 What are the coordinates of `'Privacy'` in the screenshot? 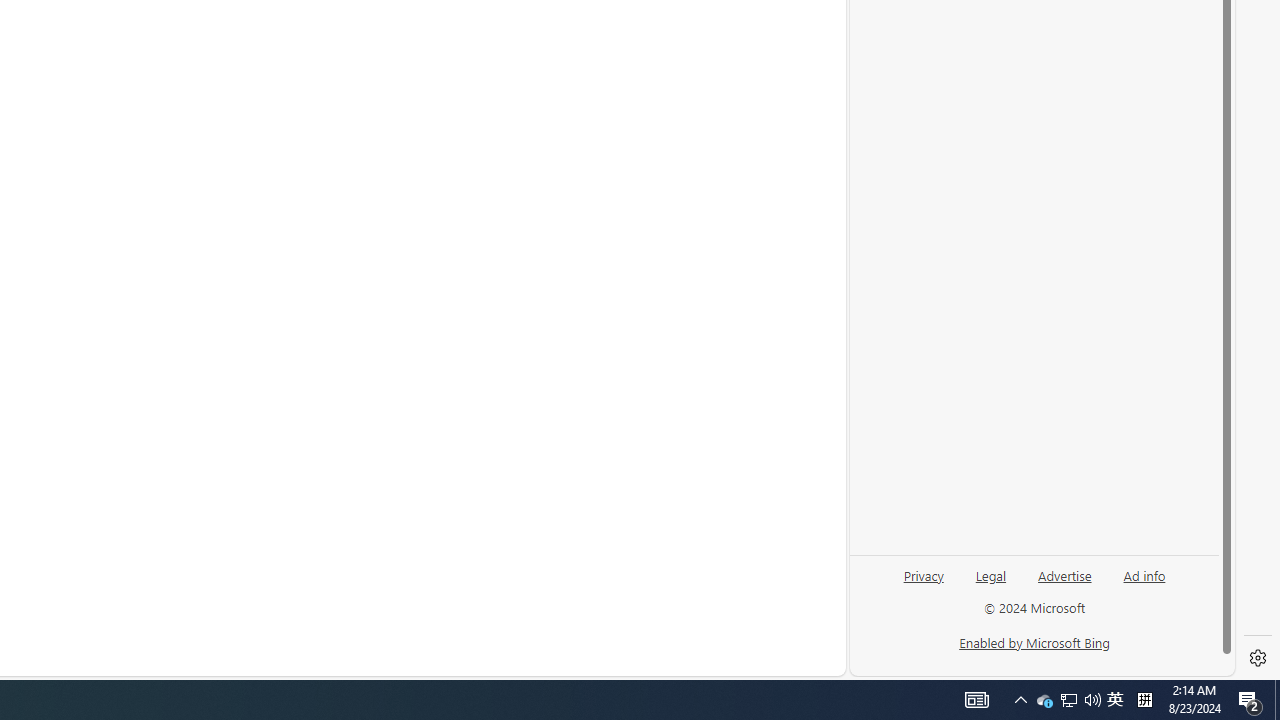 It's located at (922, 574).